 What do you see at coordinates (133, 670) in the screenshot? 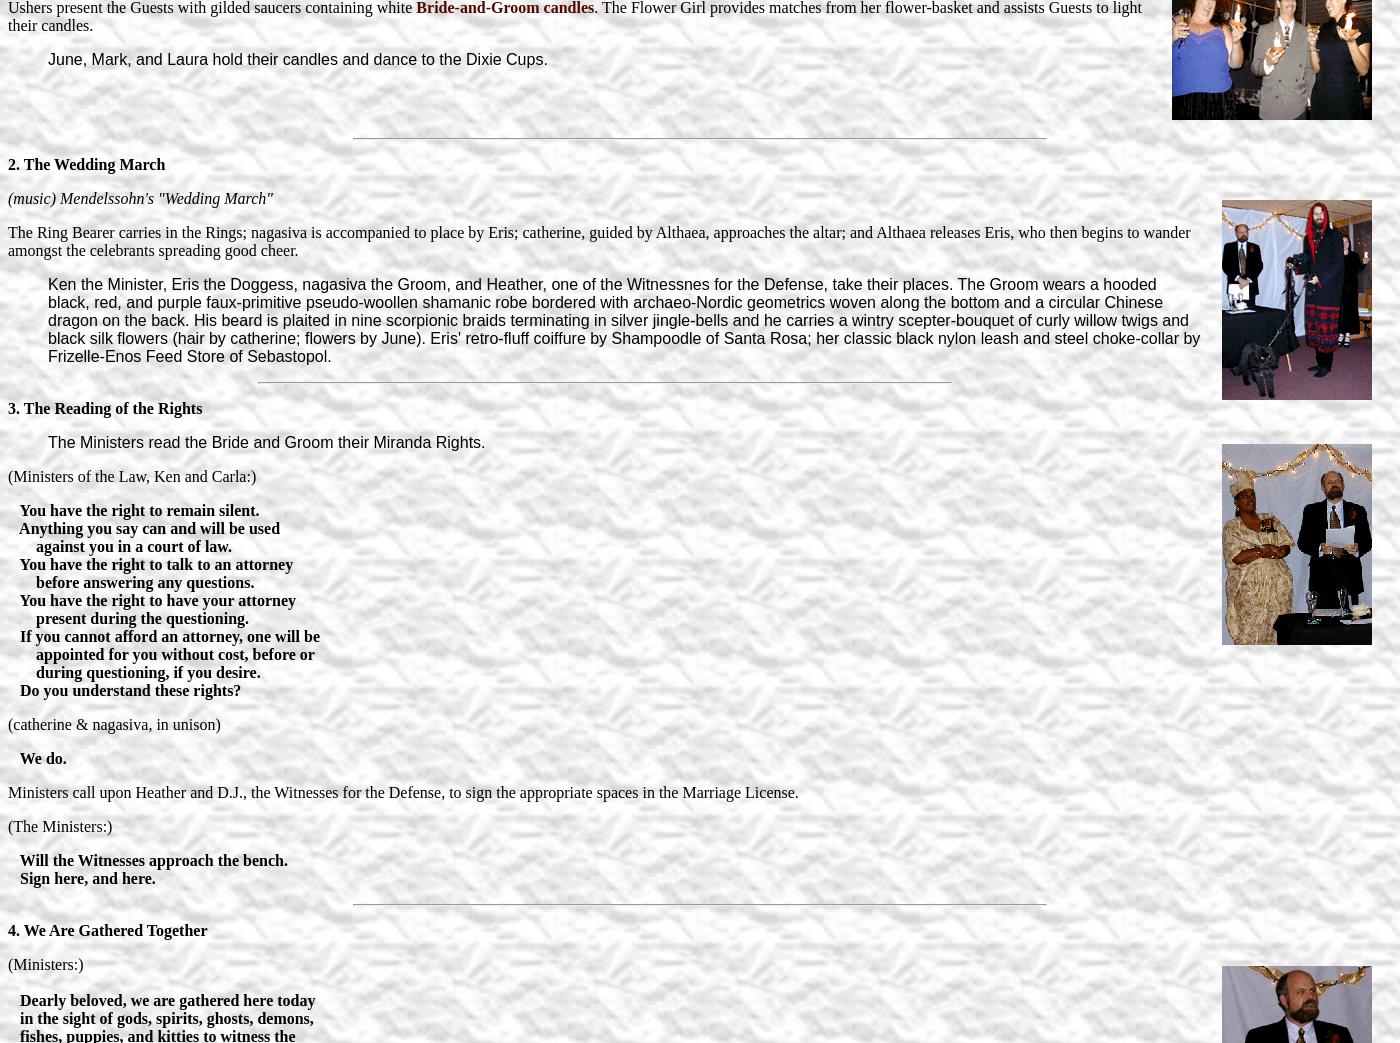
I see `'during questioning, if you desire.'` at bounding box center [133, 670].